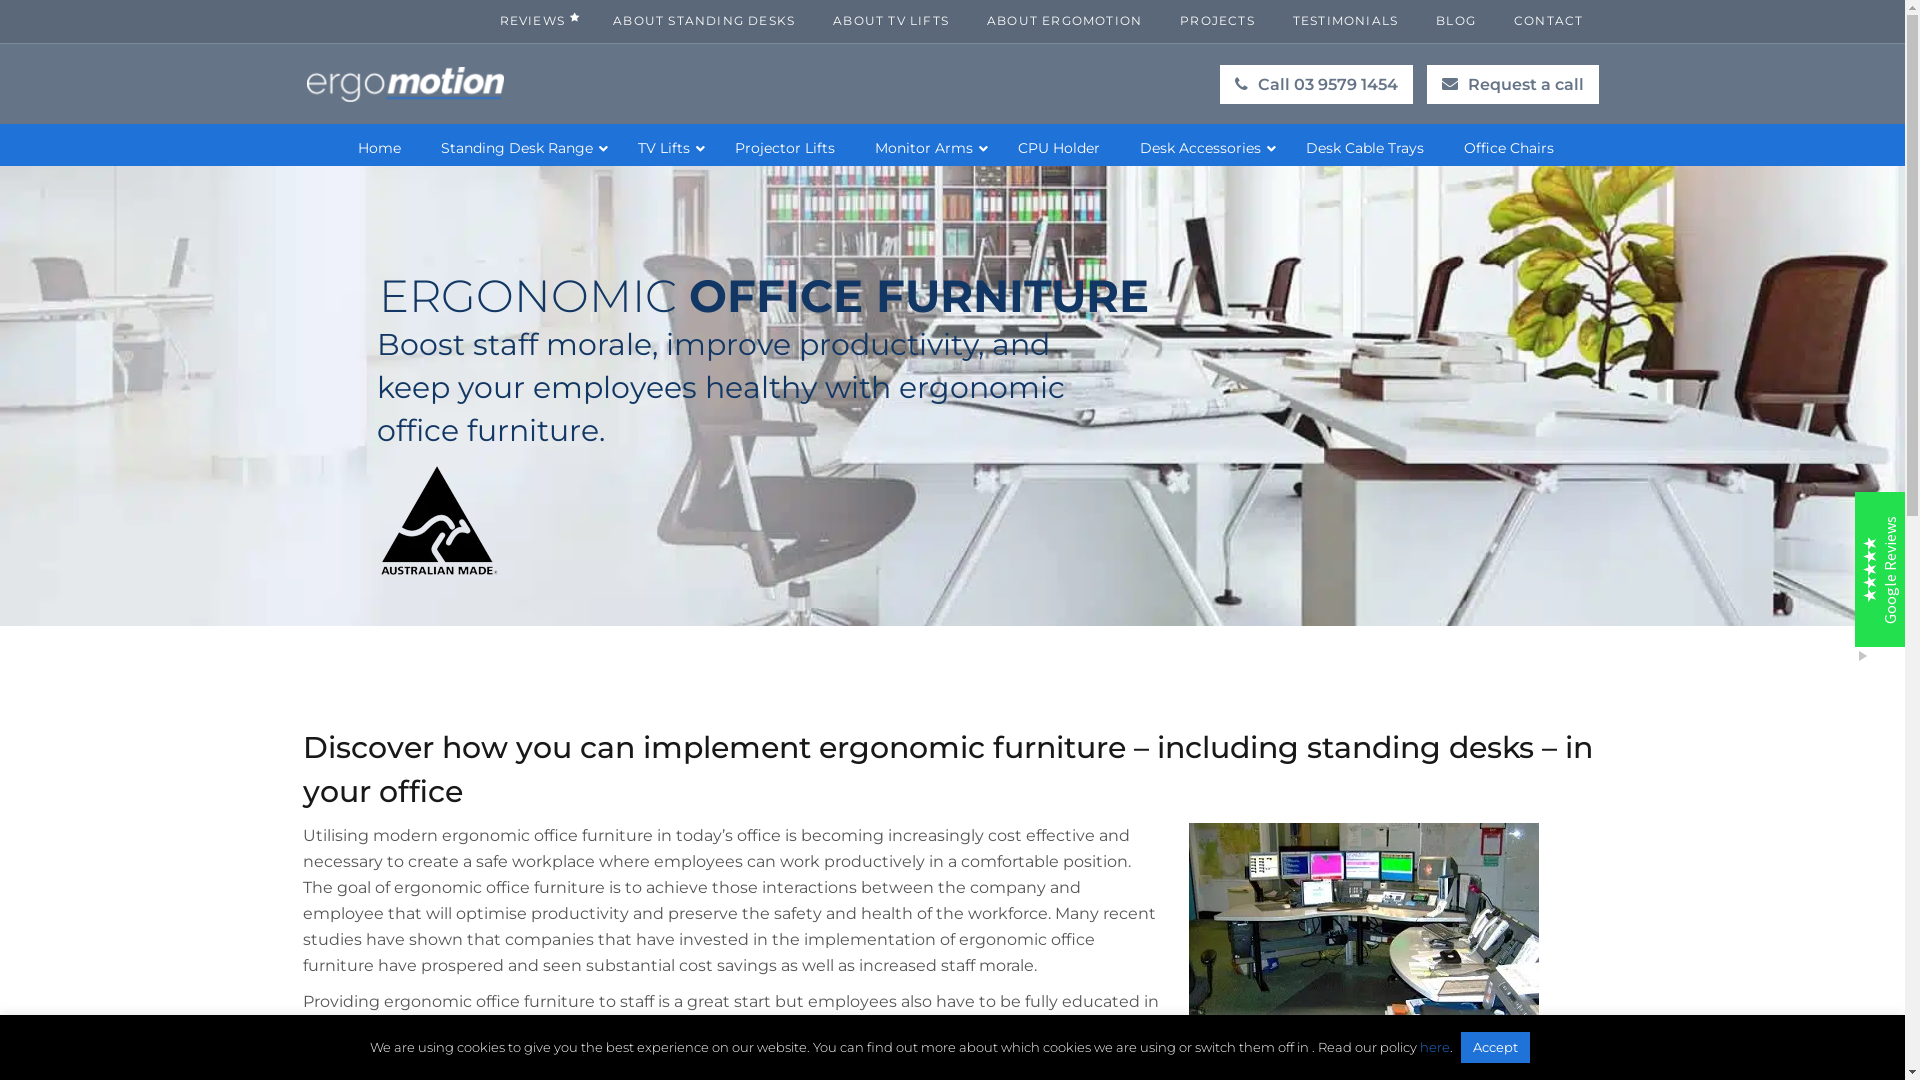 The image size is (1920, 1080). What do you see at coordinates (1161, 20) in the screenshot?
I see `'PROJECTS'` at bounding box center [1161, 20].